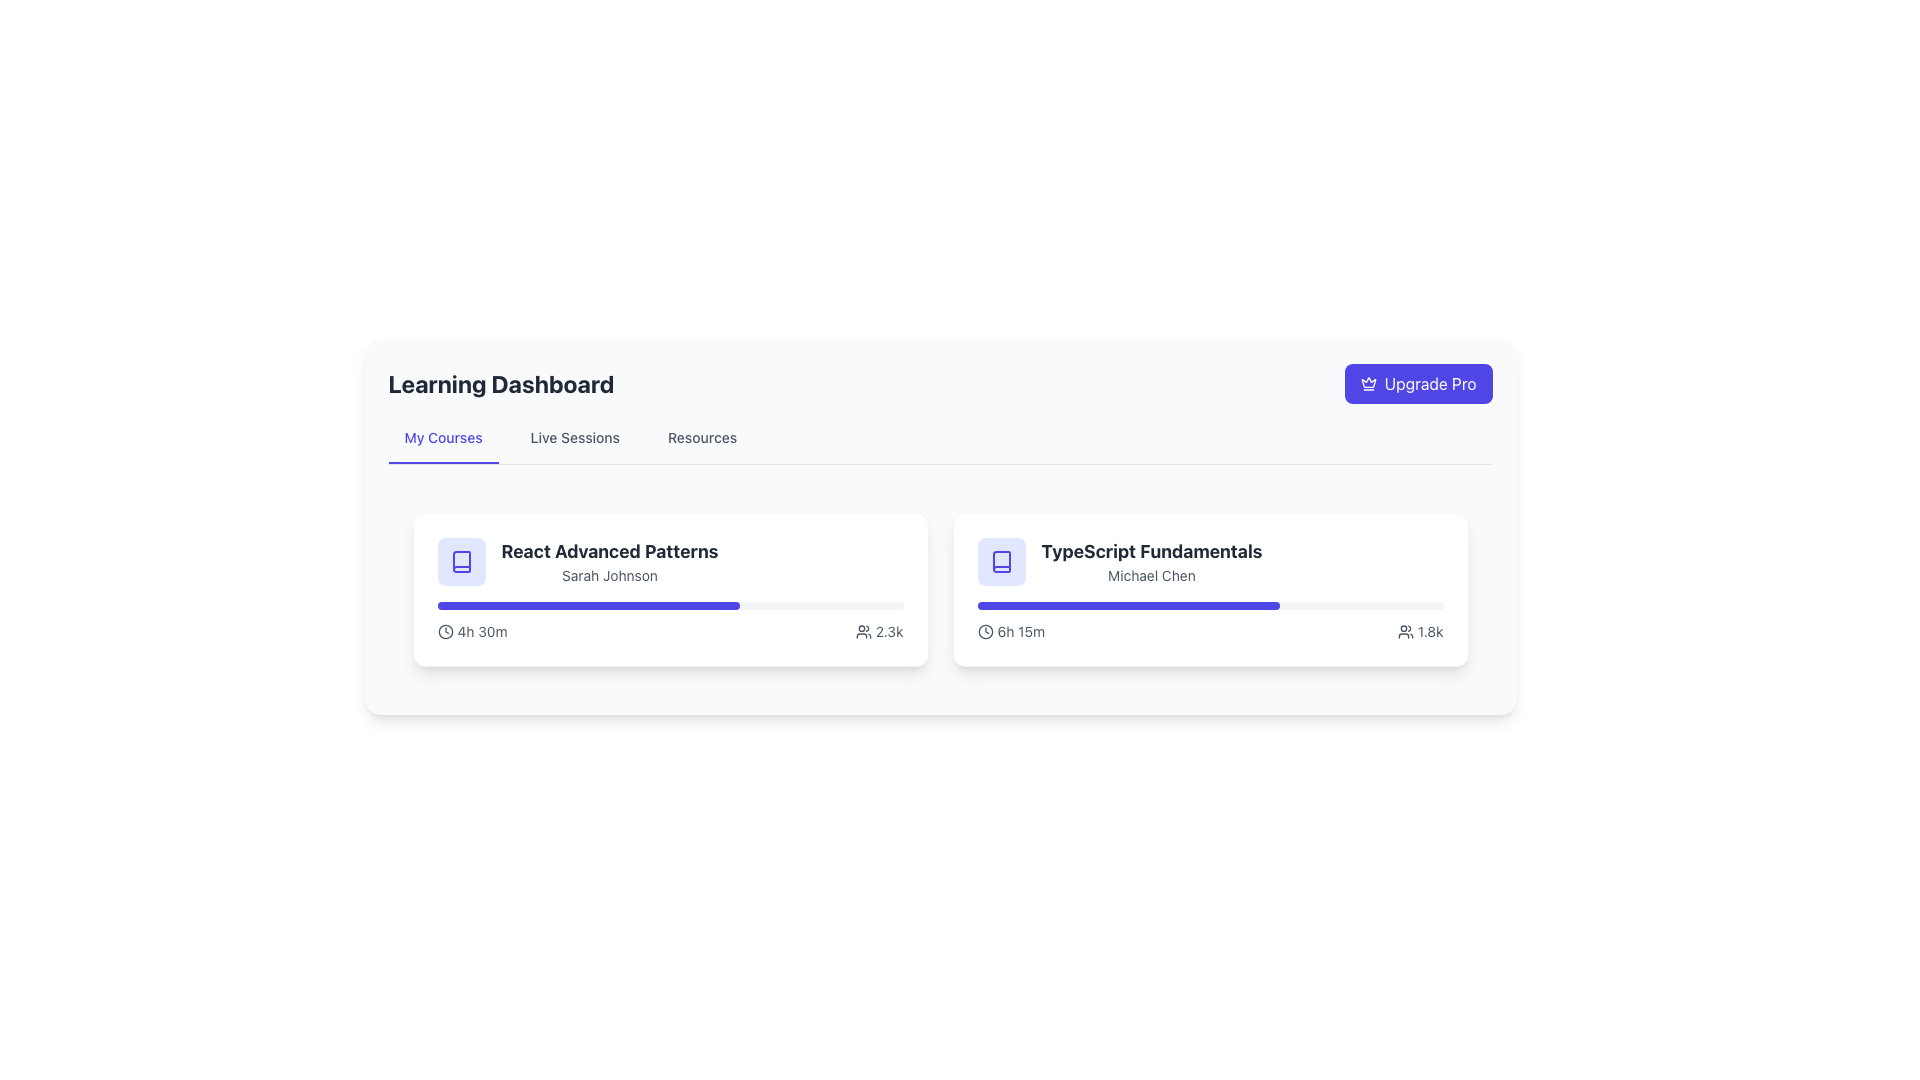 This screenshot has height=1080, width=1920. Describe the element at coordinates (442, 462) in the screenshot. I see `the styling changes of the Decorative indicator for the active navigation tab located beneath the 'My Courses' text in the navigation bar` at that location.